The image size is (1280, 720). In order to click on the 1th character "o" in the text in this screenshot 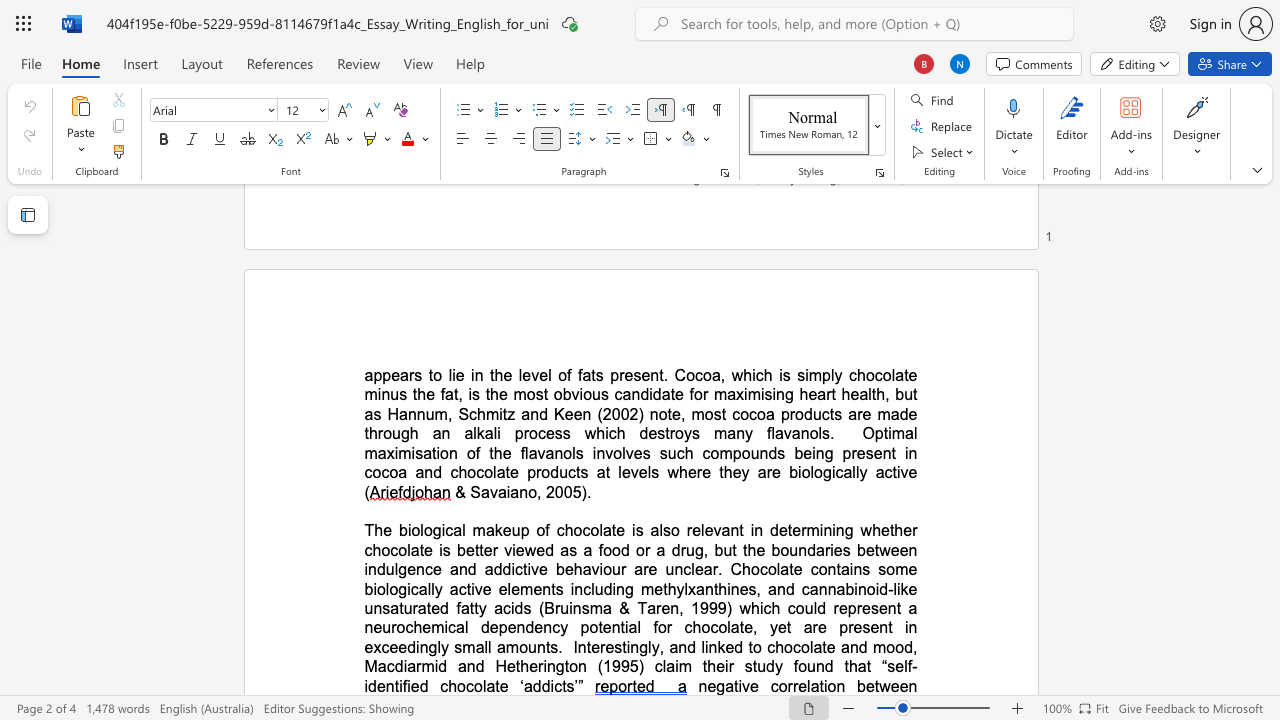, I will do `click(889, 647)`.